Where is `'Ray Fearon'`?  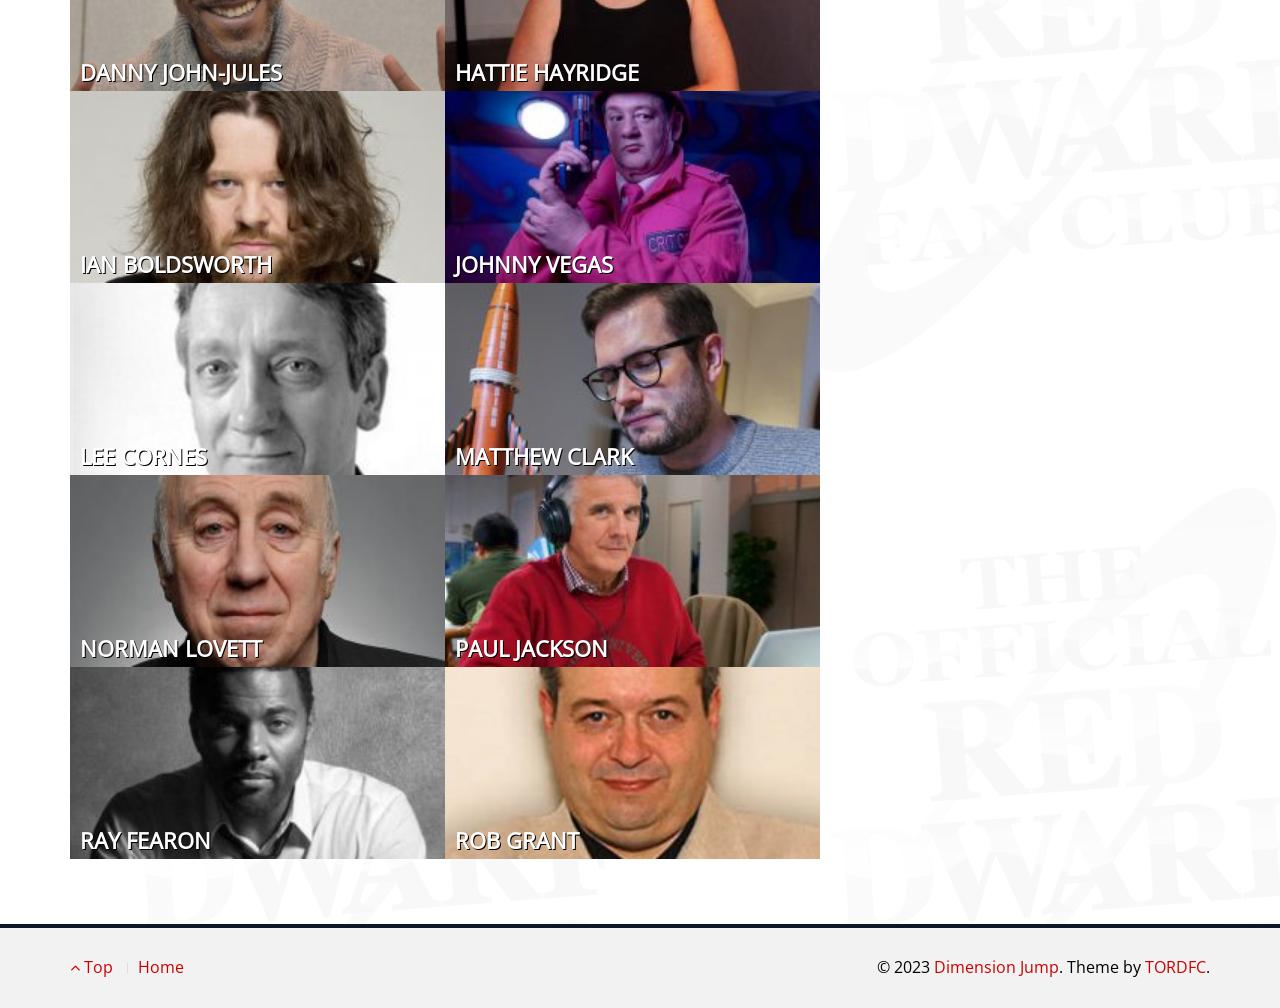 'Ray Fearon' is located at coordinates (80, 838).